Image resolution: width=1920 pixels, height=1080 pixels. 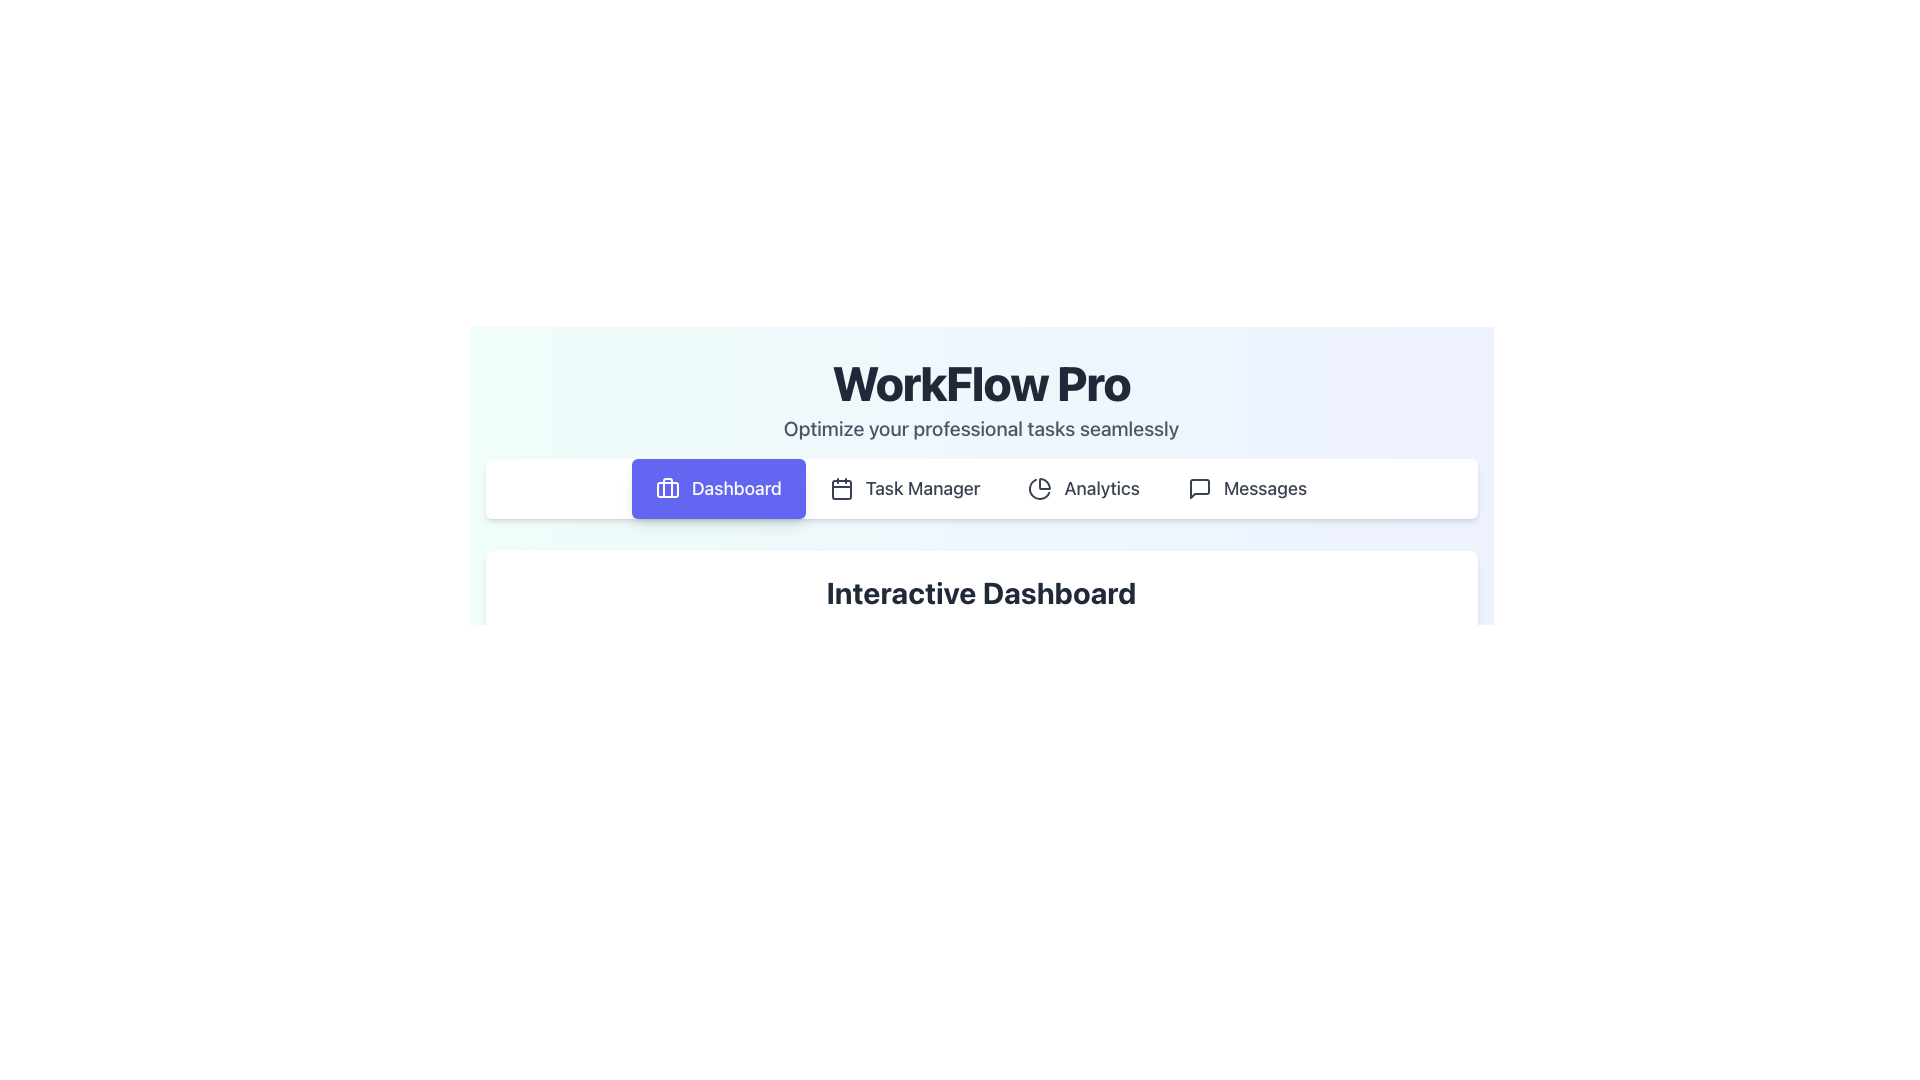 I want to click on the bottom portion of the briefcase-like icon located in the navigation bar at the top, adjacent to the 'Dashboard' text, so click(x=667, y=489).